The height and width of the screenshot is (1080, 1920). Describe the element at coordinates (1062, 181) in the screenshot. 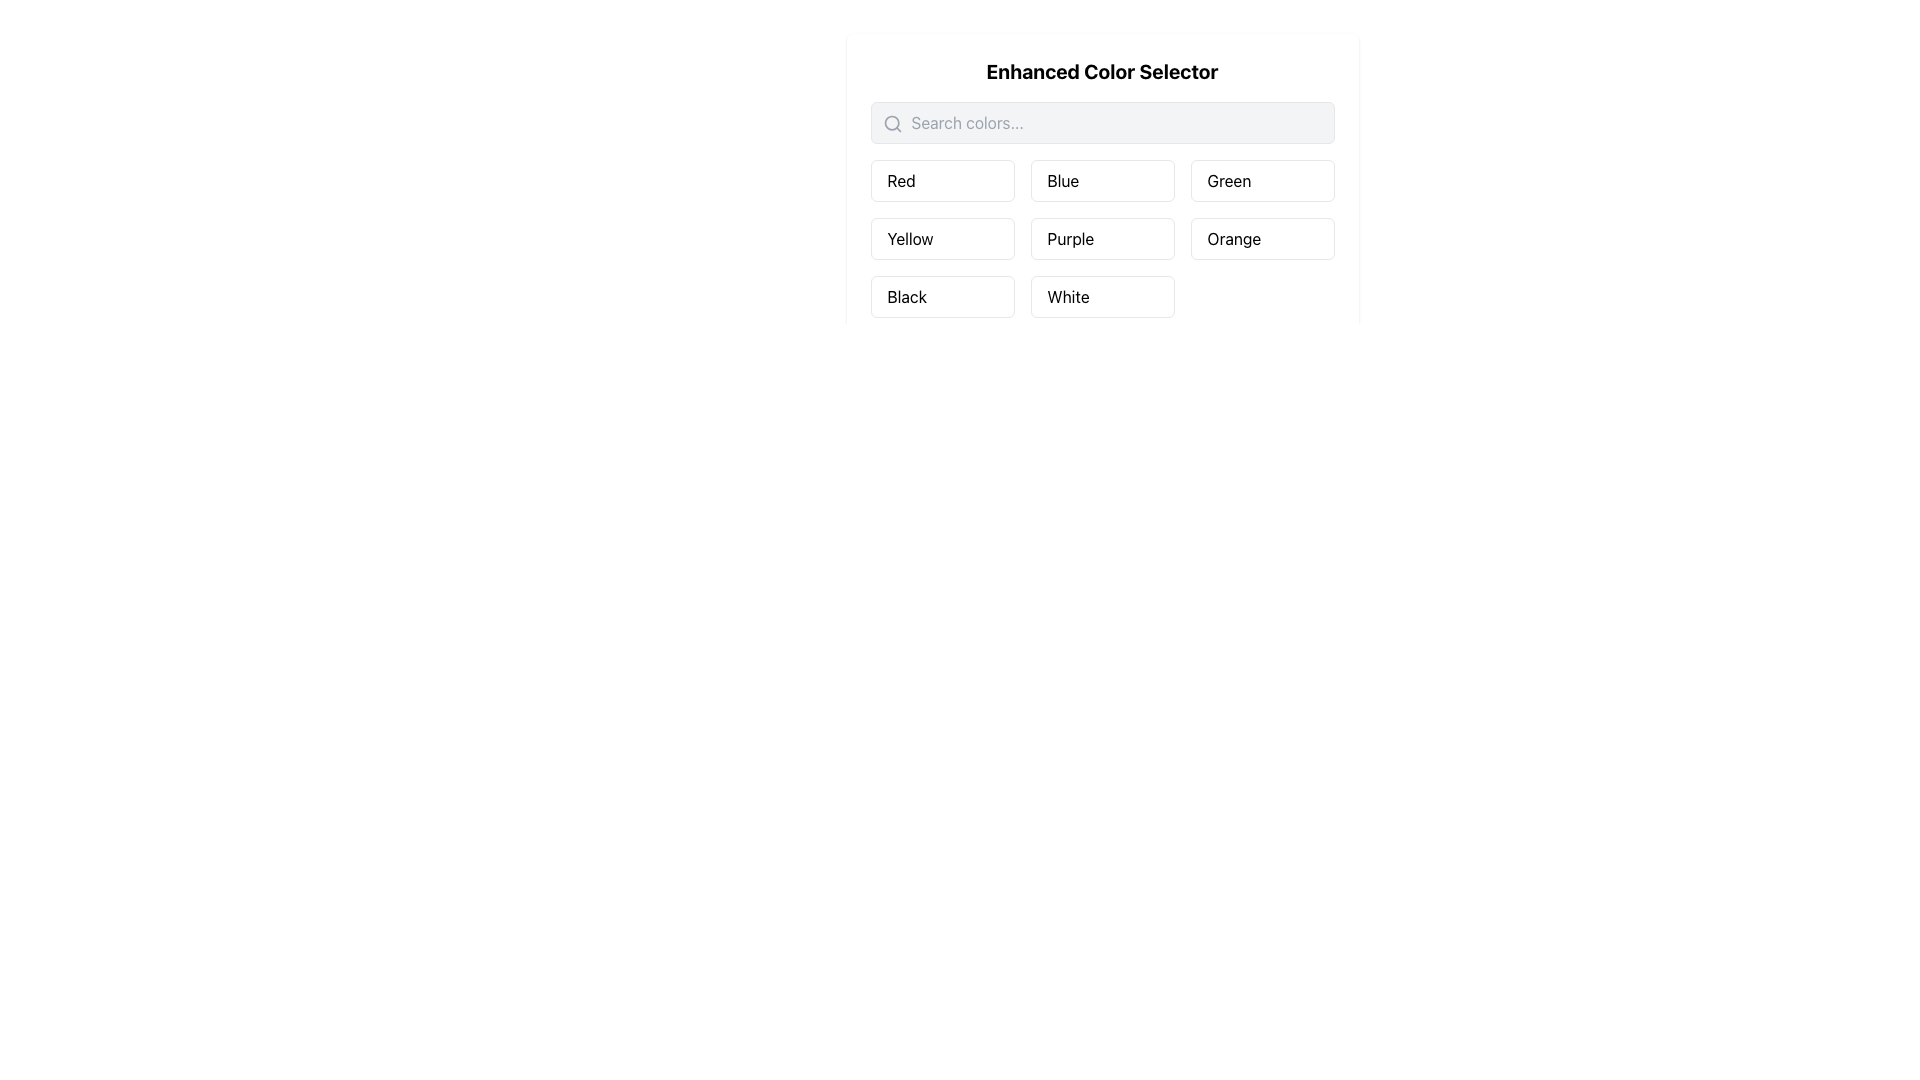

I see `the 'Blue' button in the Enhanced Color Selector section` at that location.